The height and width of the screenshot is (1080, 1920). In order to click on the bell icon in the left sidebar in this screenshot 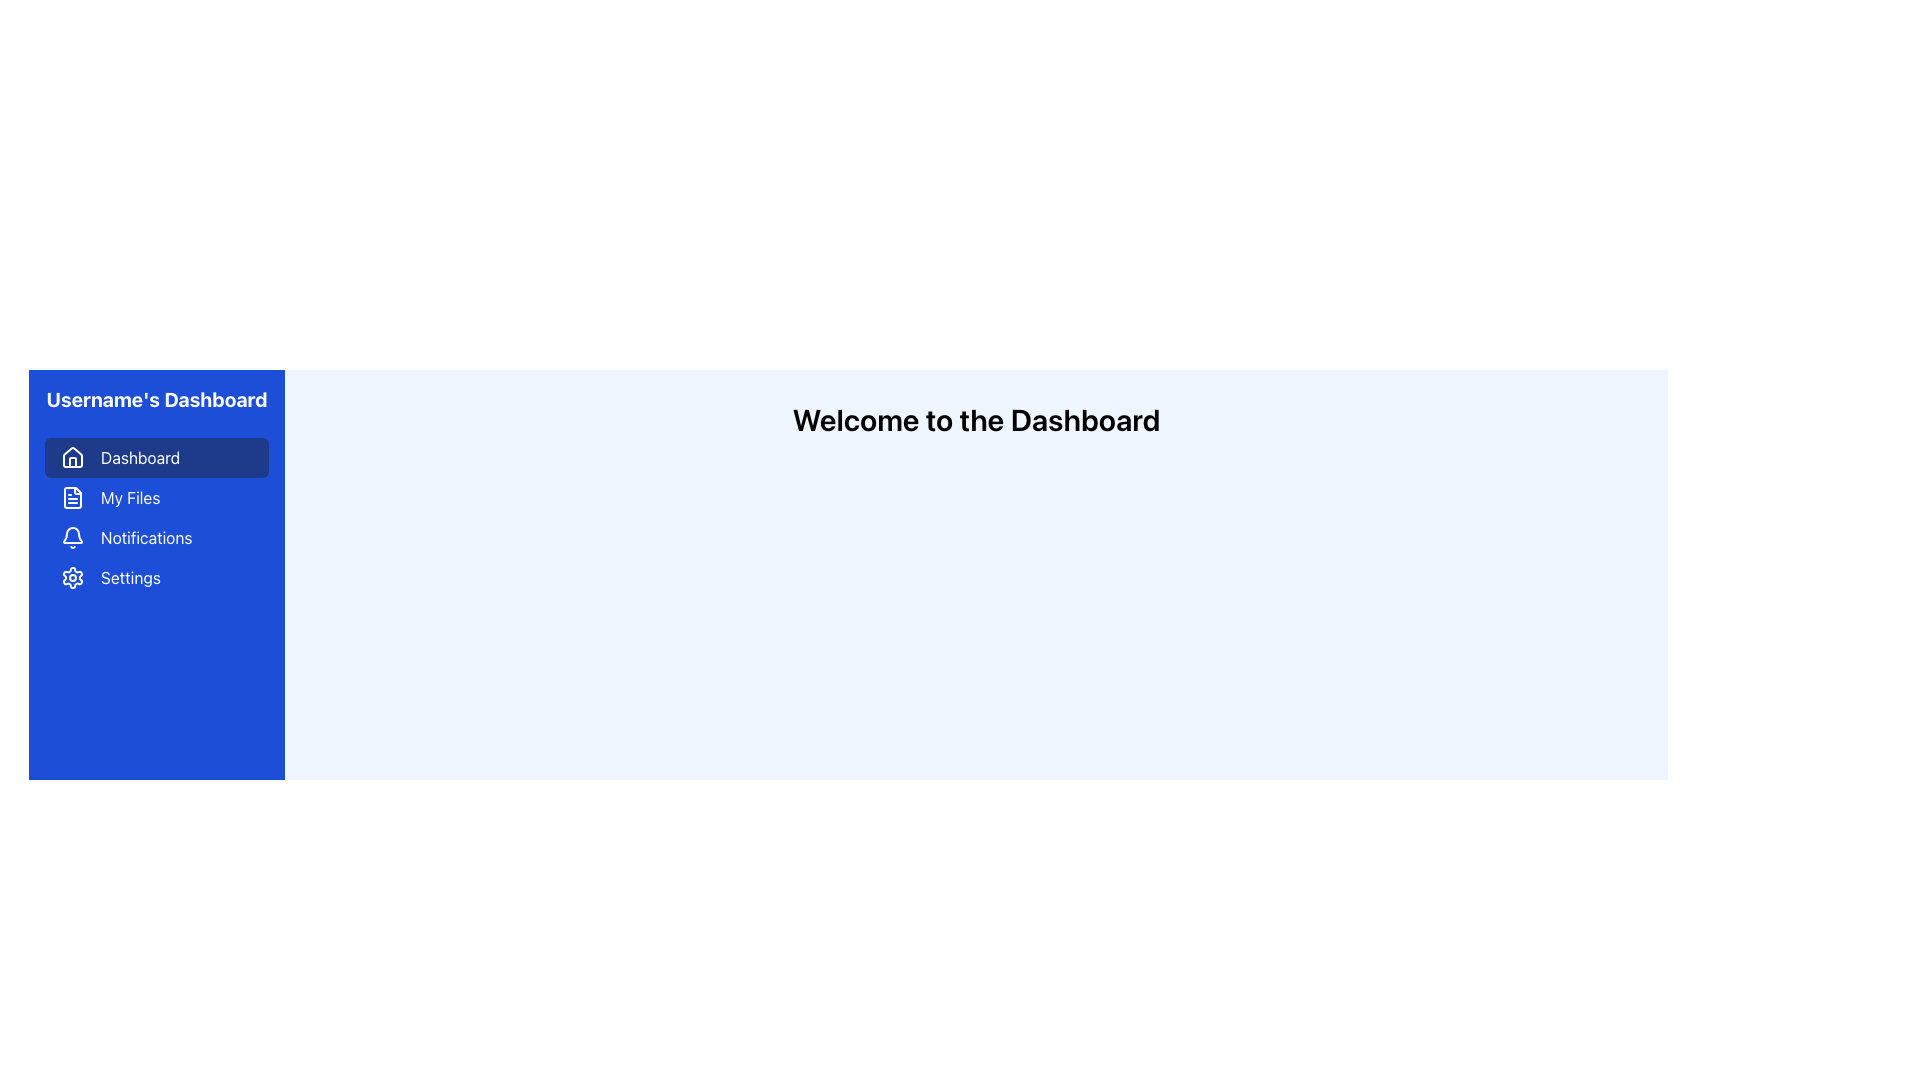, I will do `click(72, 534)`.